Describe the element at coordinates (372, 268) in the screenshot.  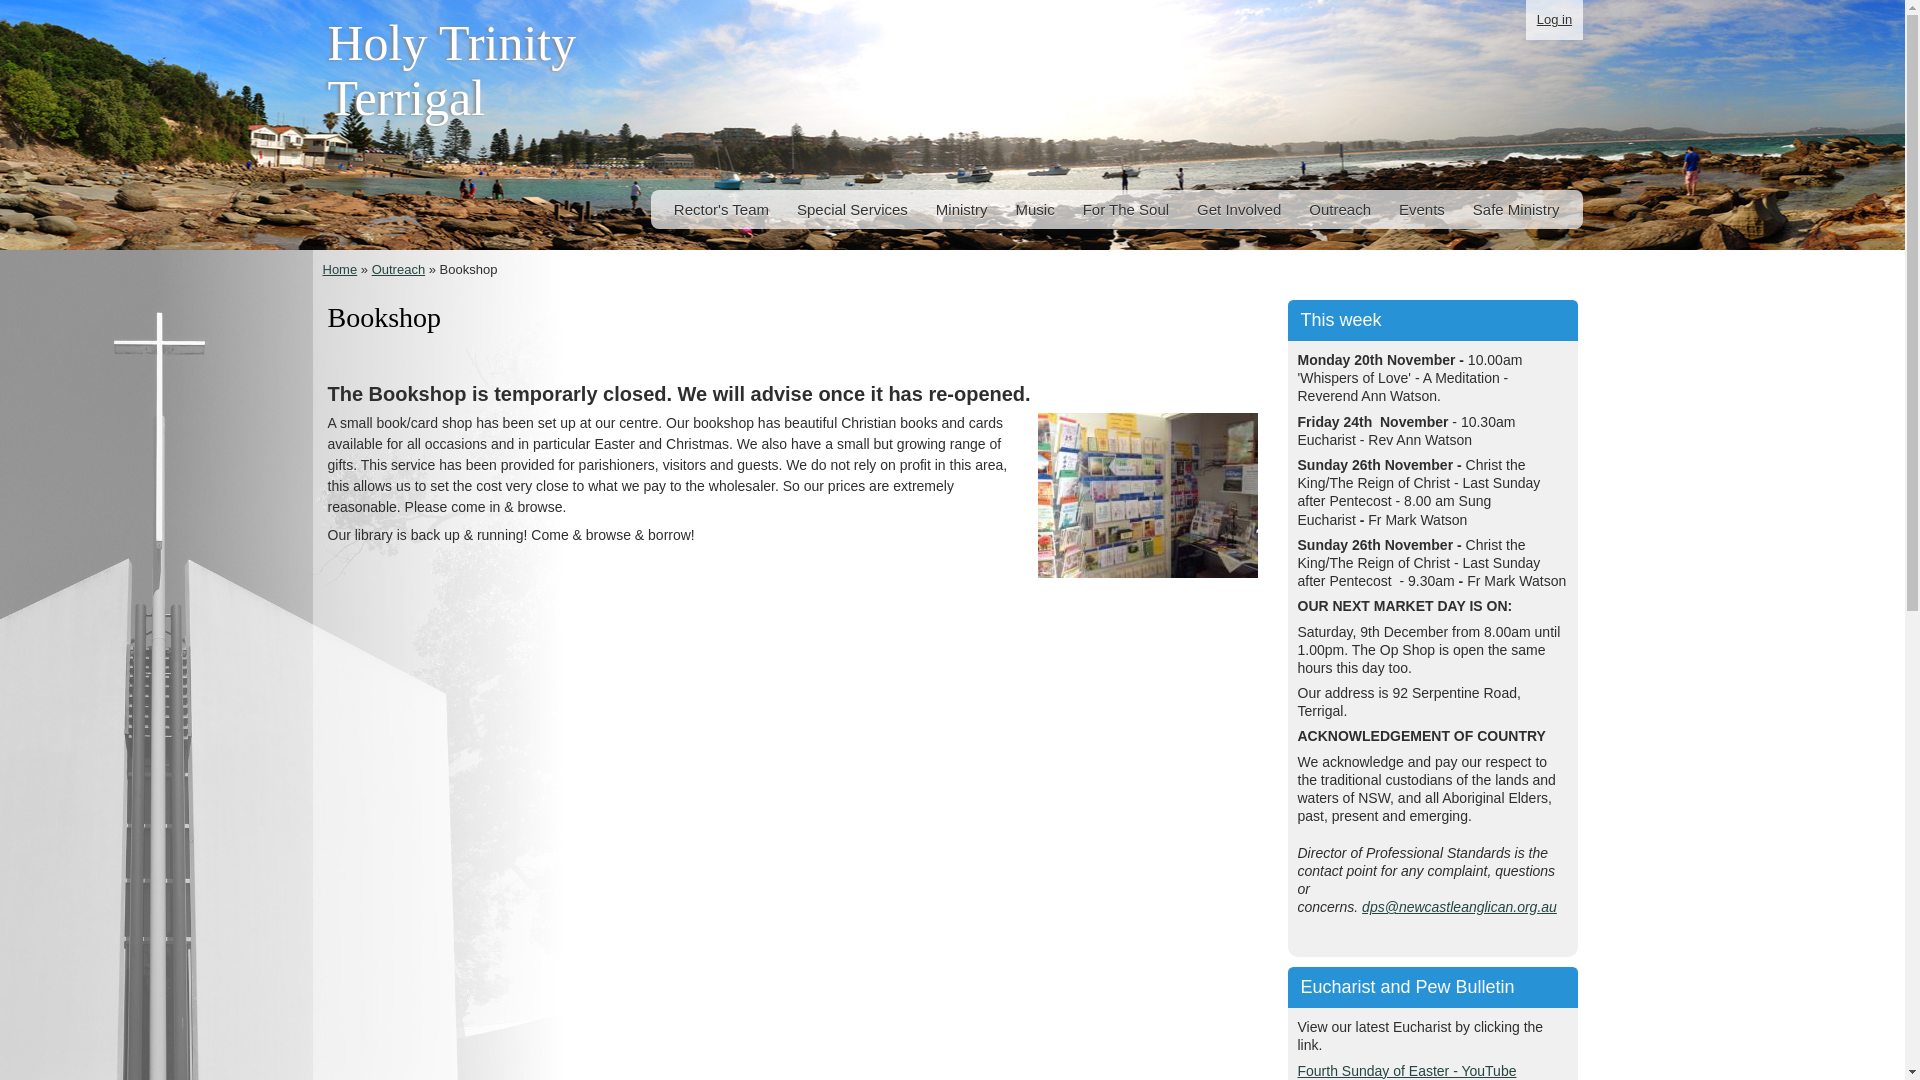
I see `'Outreach'` at that location.